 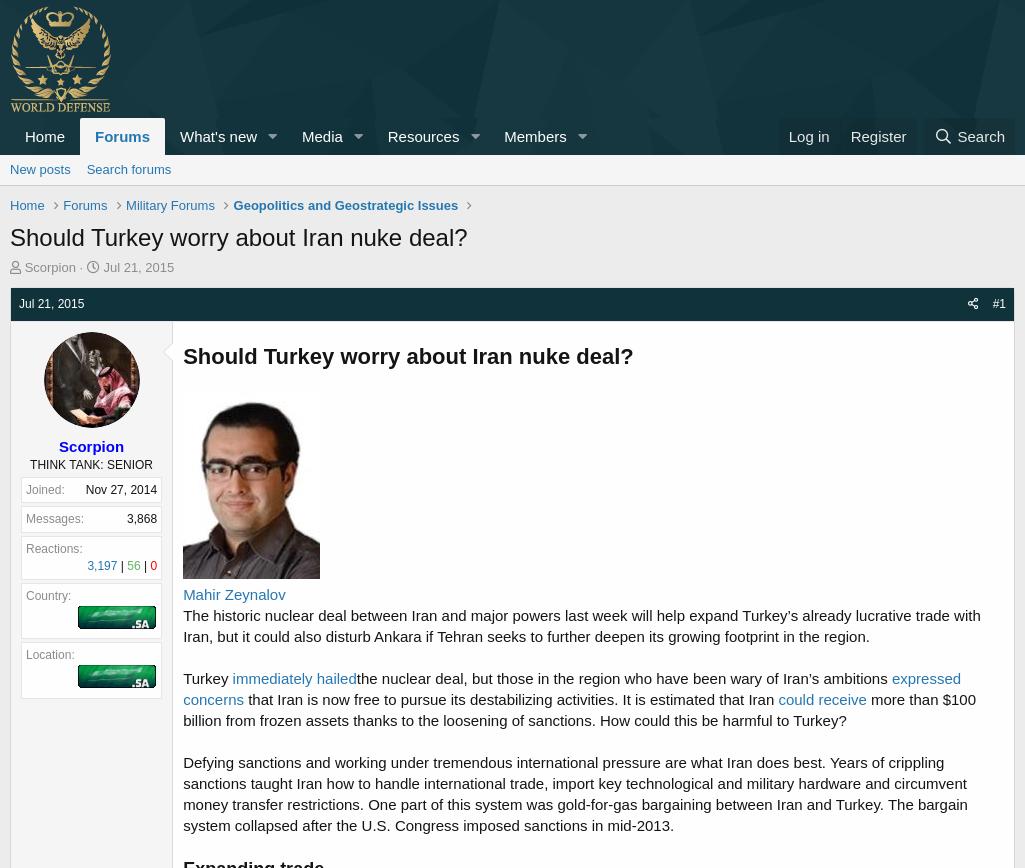 I want to click on '3,868', so click(x=140, y=518).